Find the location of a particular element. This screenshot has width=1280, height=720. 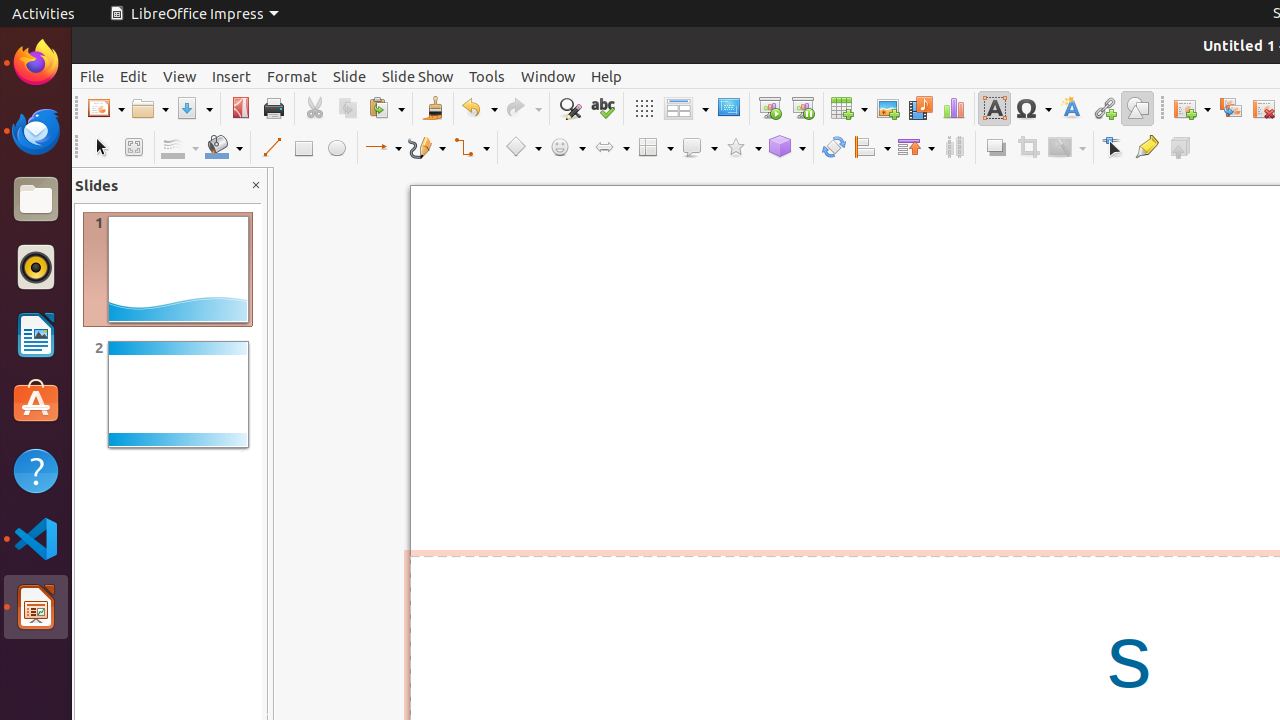

'PDF' is located at coordinates (240, 108).